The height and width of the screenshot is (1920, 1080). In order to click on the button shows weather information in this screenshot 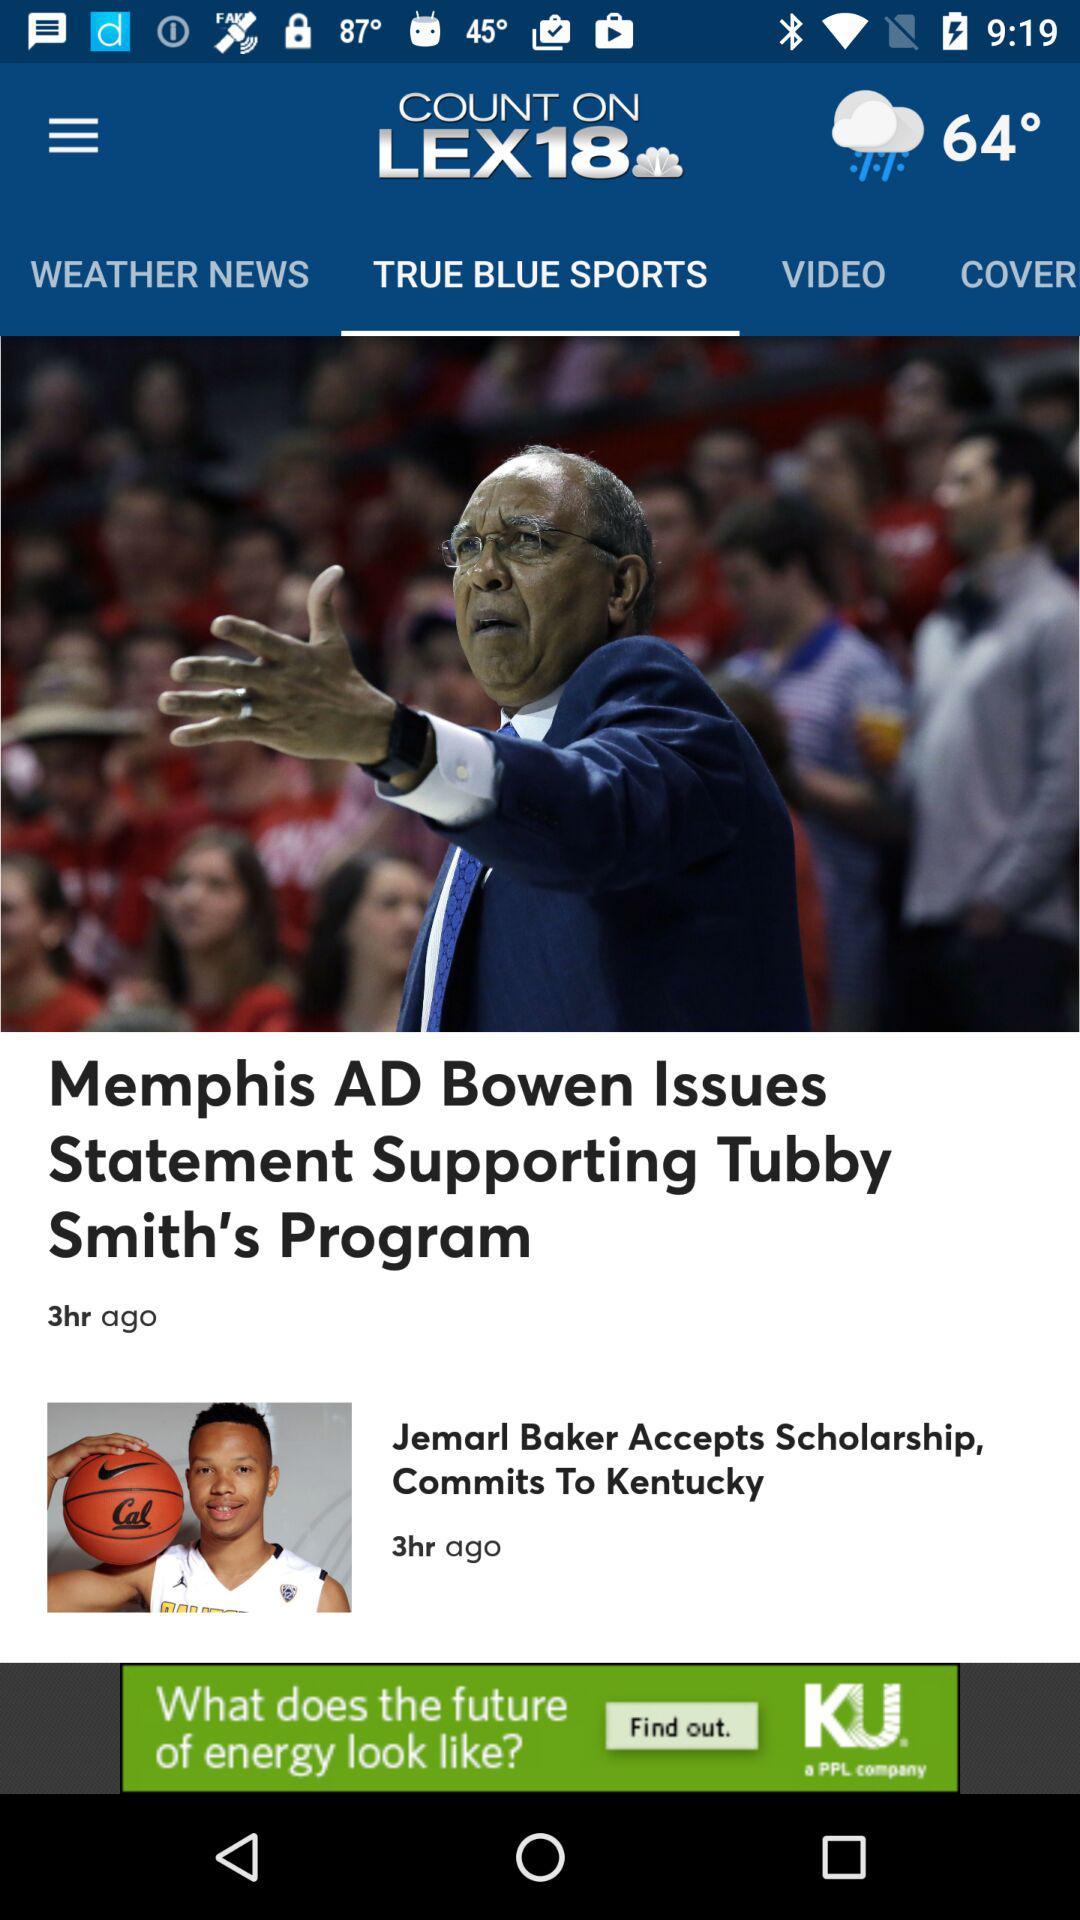, I will do `click(876, 135)`.